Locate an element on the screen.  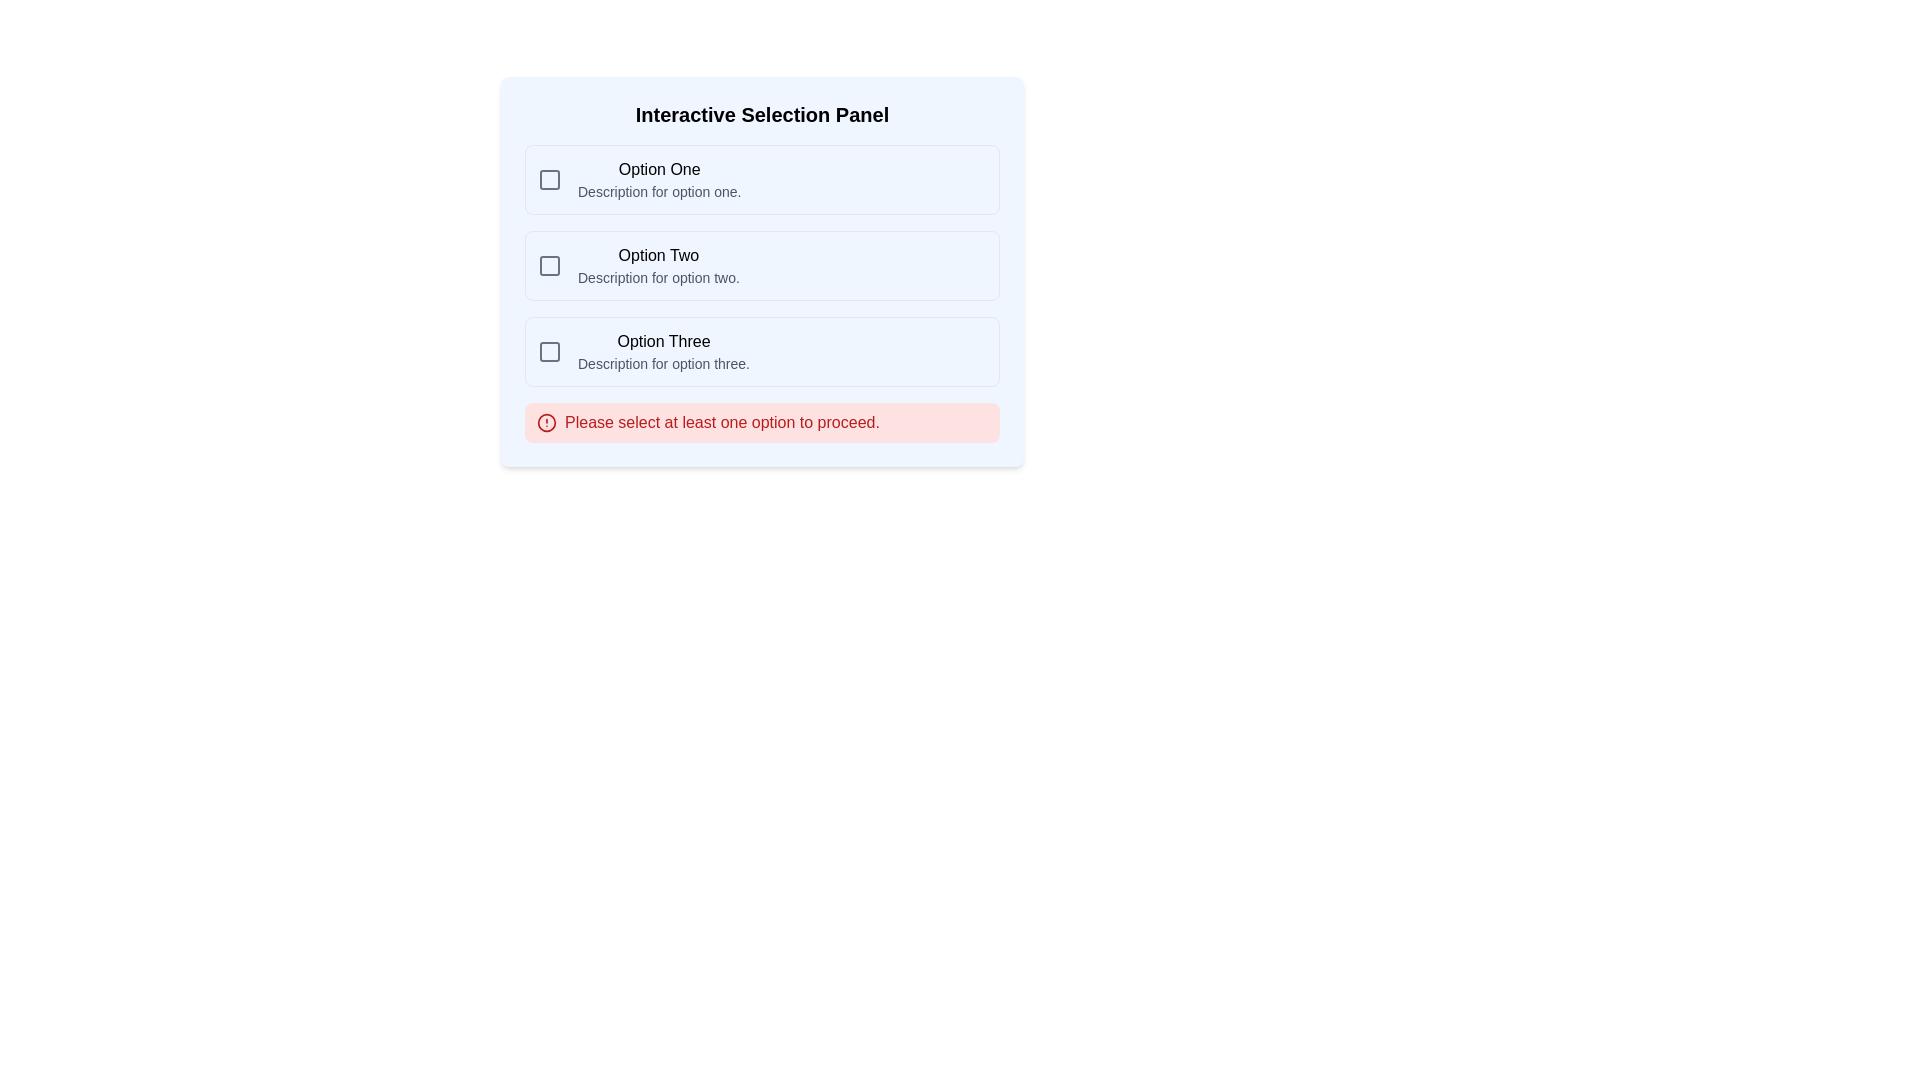
the checkbox is located at coordinates (550, 265).